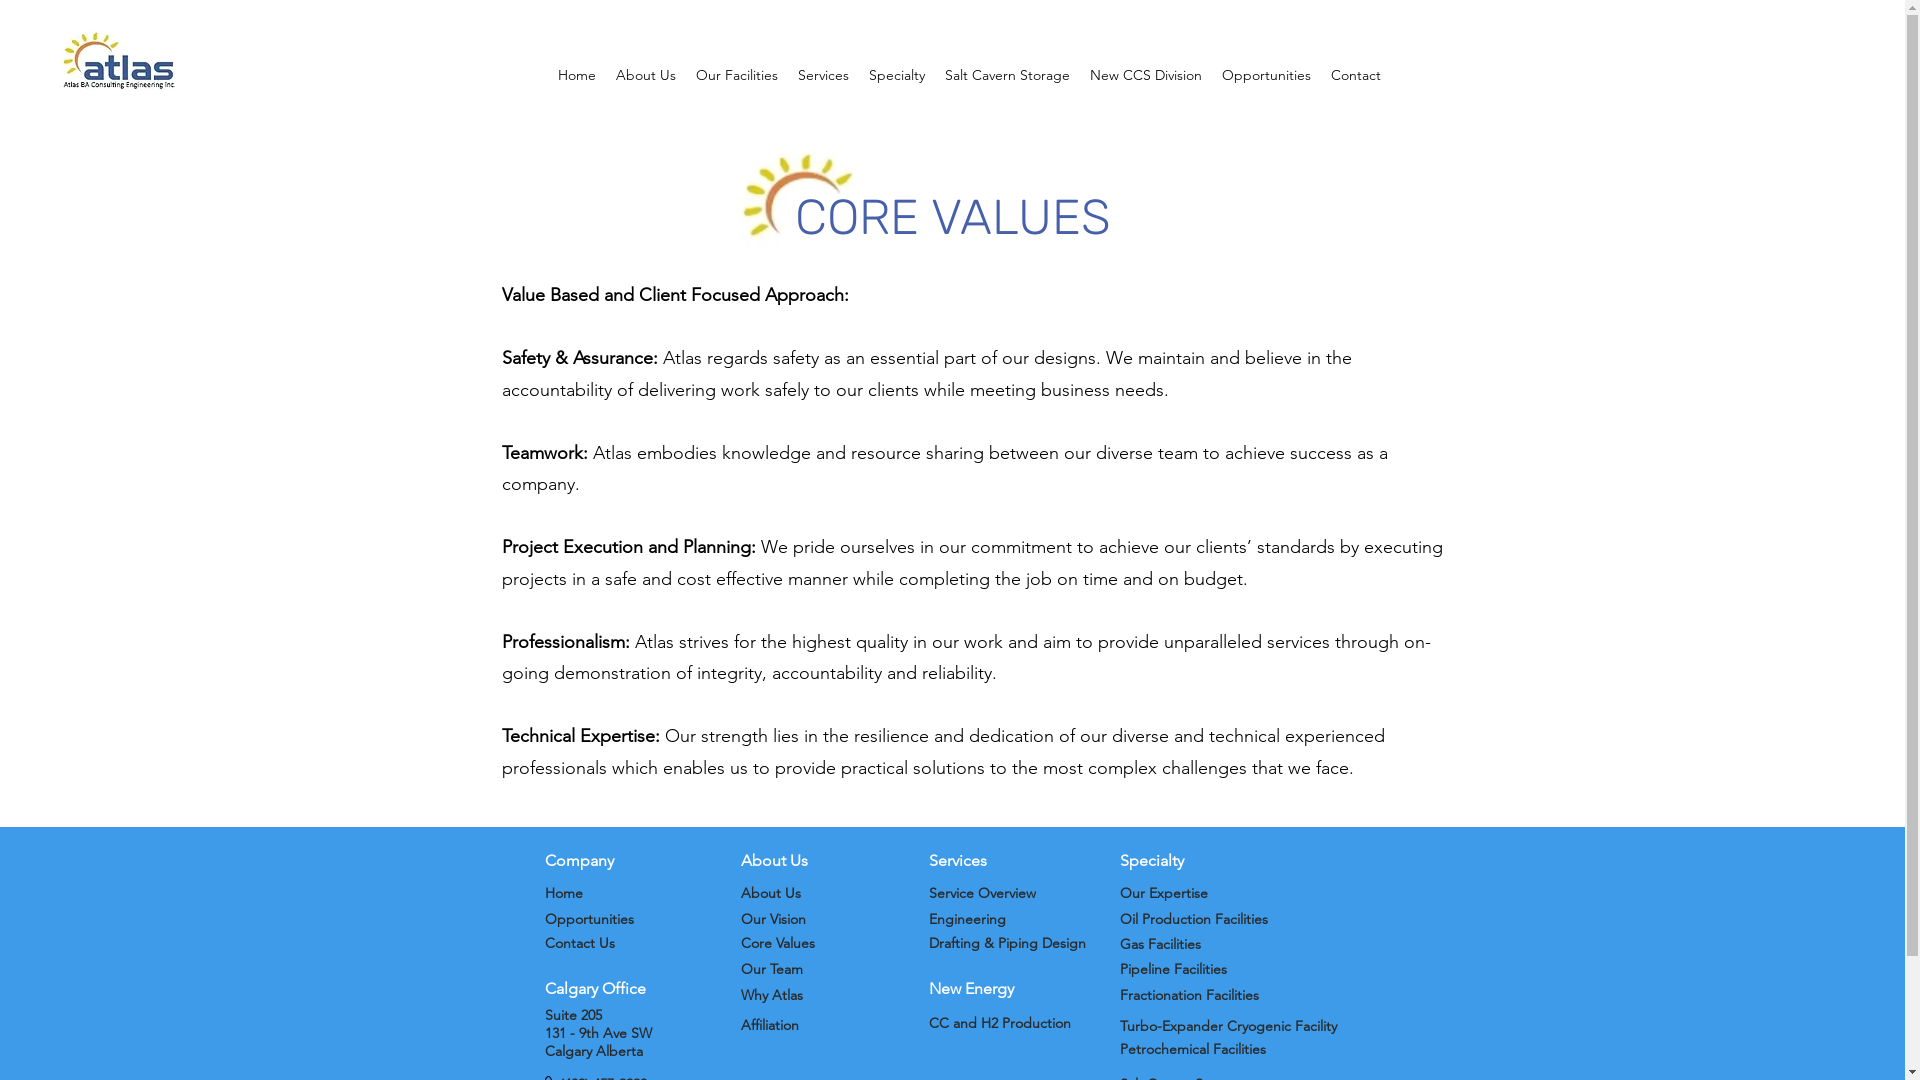  Describe the element at coordinates (738, 942) in the screenshot. I see `'Core Values'` at that location.